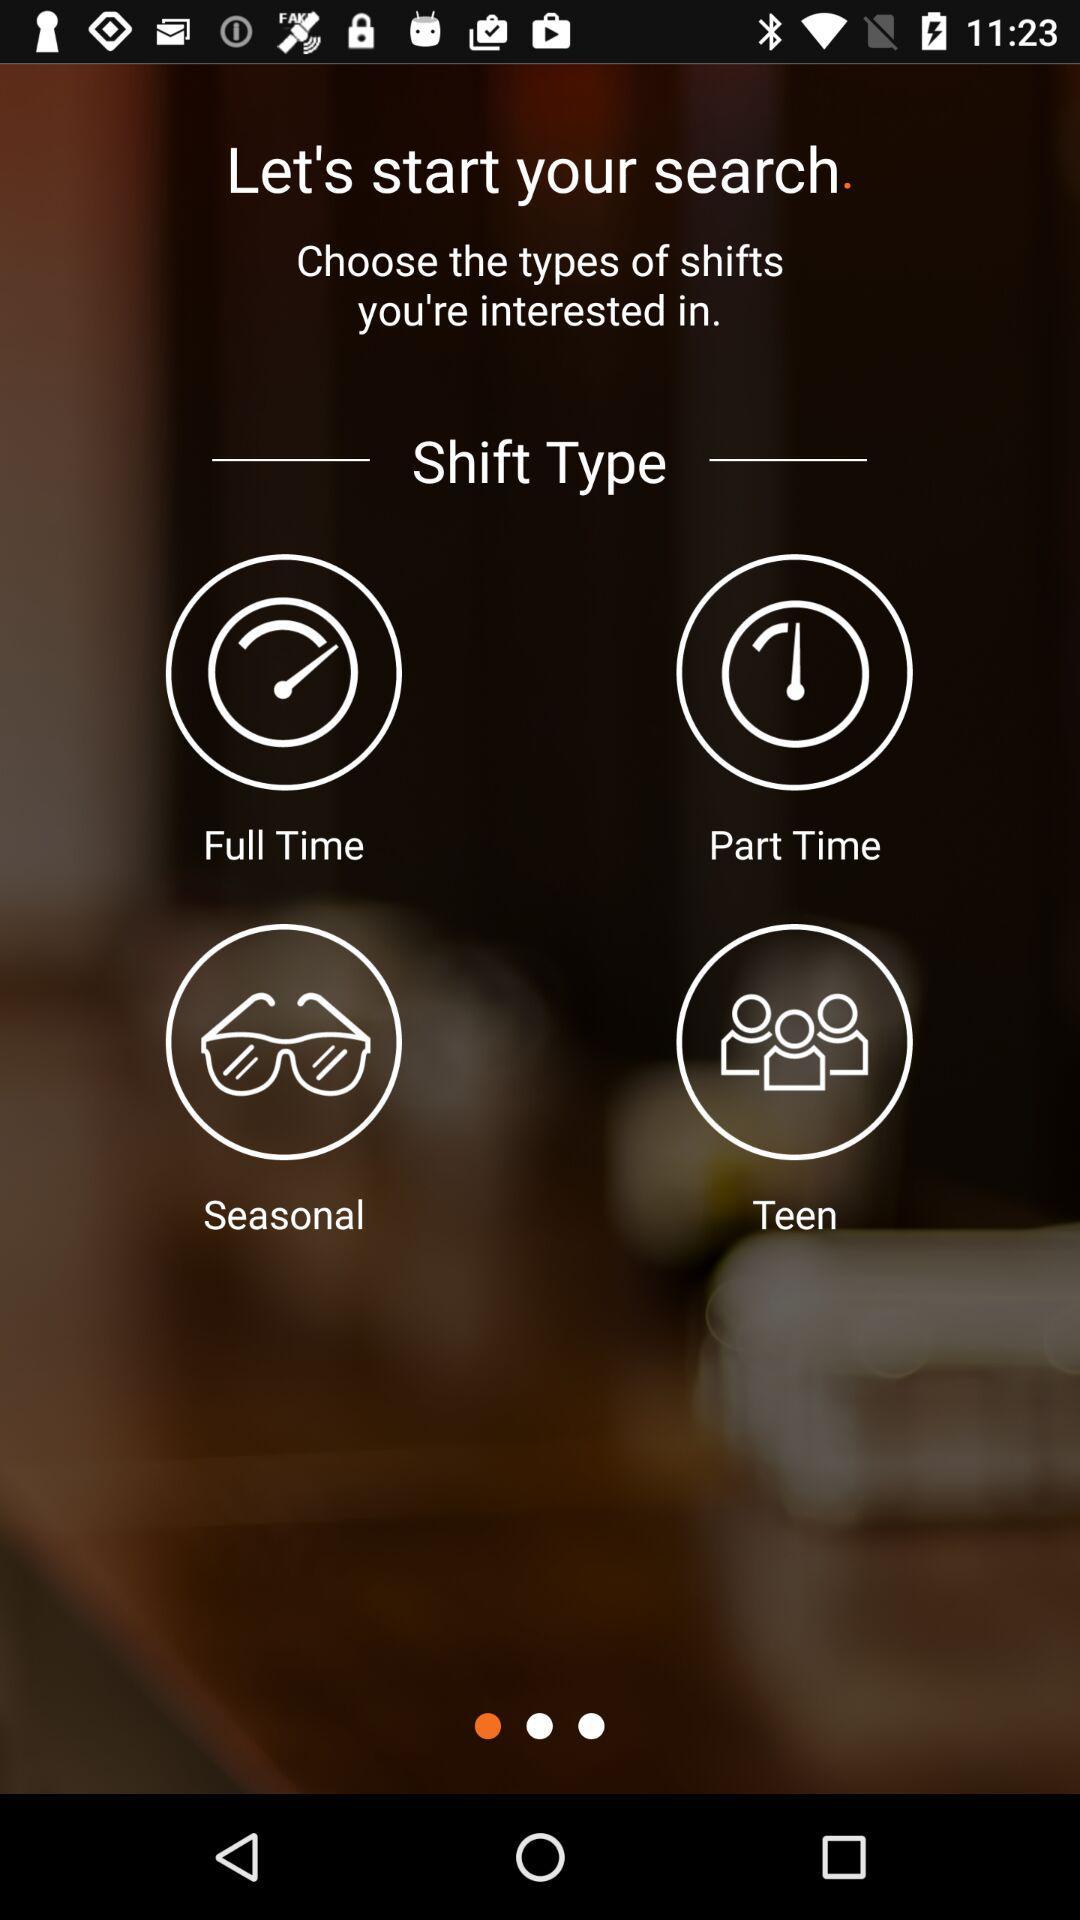 The width and height of the screenshot is (1080, 1920). What do you see at coordinates (487, 1725) in the screenshot?
I see `first page` at bounding box center [487, 1725].